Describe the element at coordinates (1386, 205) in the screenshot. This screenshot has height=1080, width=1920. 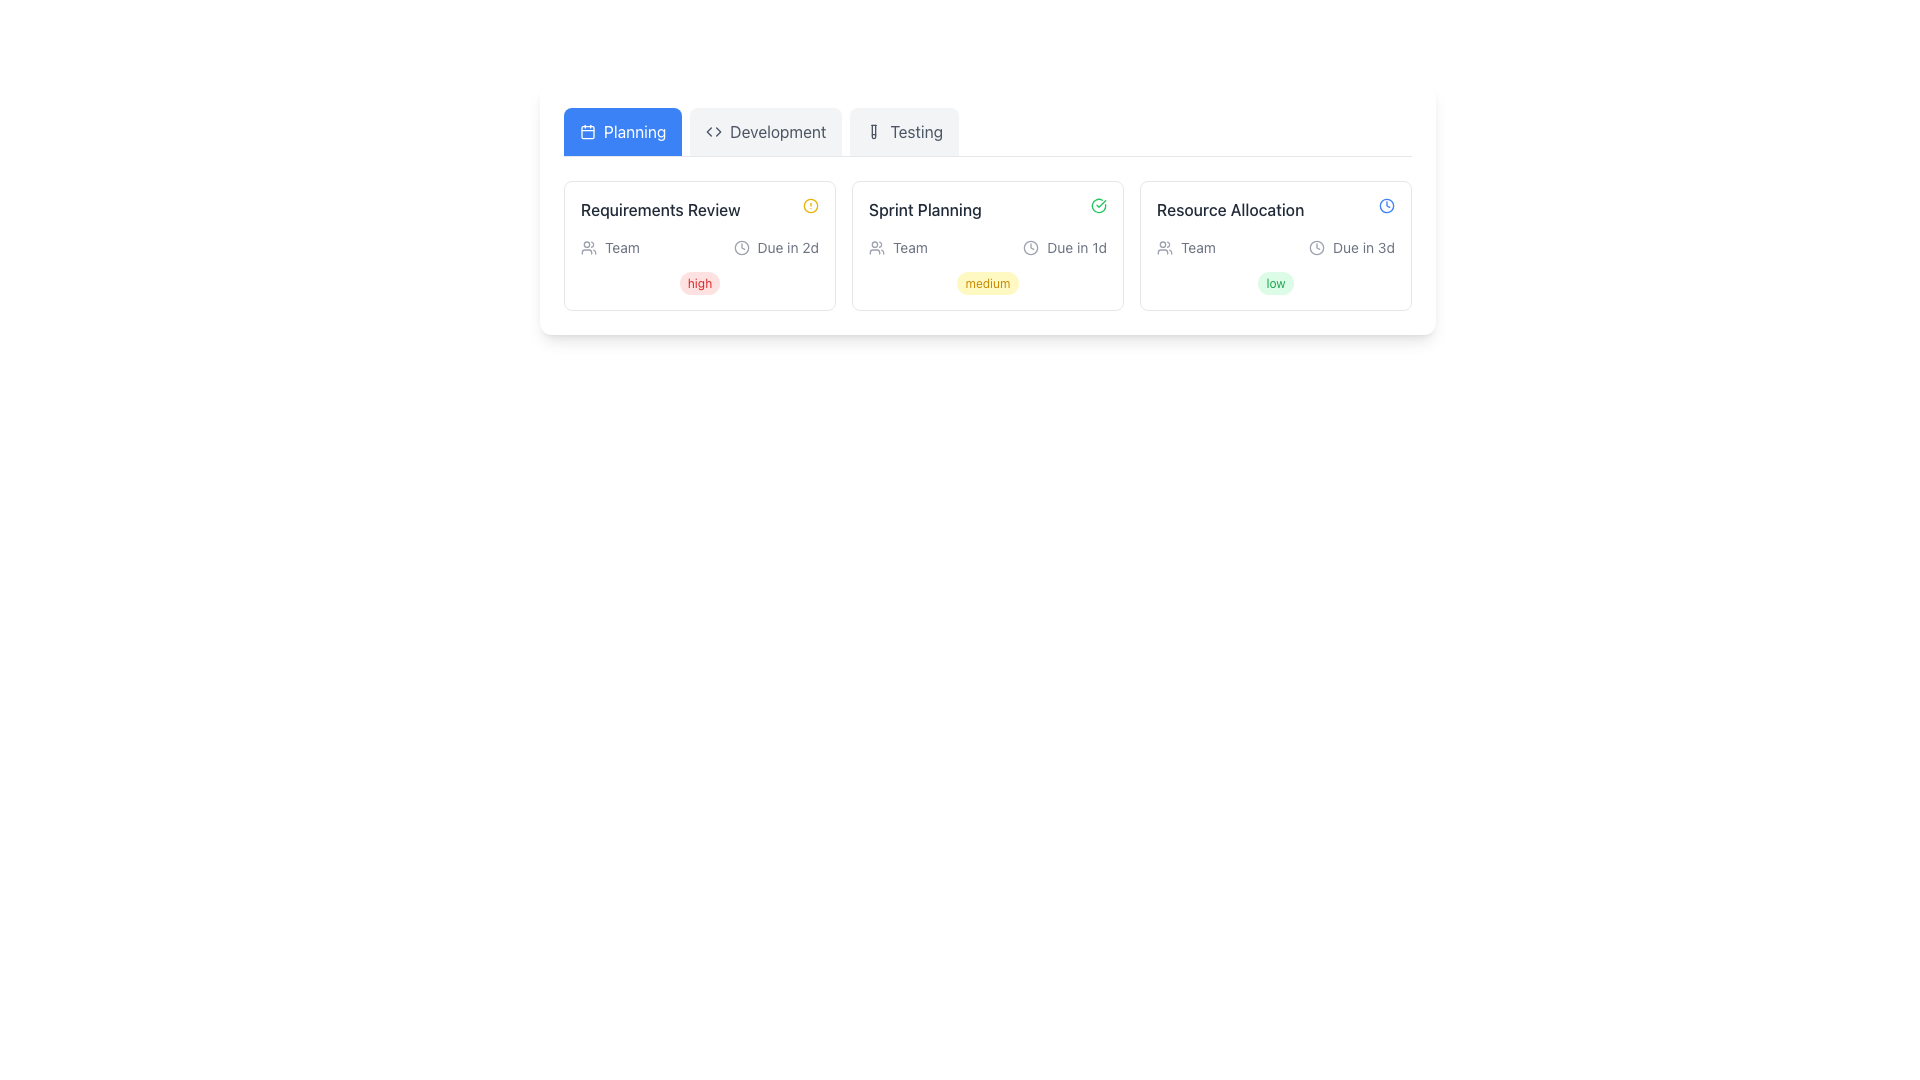
I see `the time-related icon located at the top-right corner of the 'Resource Allocation' card, directly to the right of the card title text` at that location.